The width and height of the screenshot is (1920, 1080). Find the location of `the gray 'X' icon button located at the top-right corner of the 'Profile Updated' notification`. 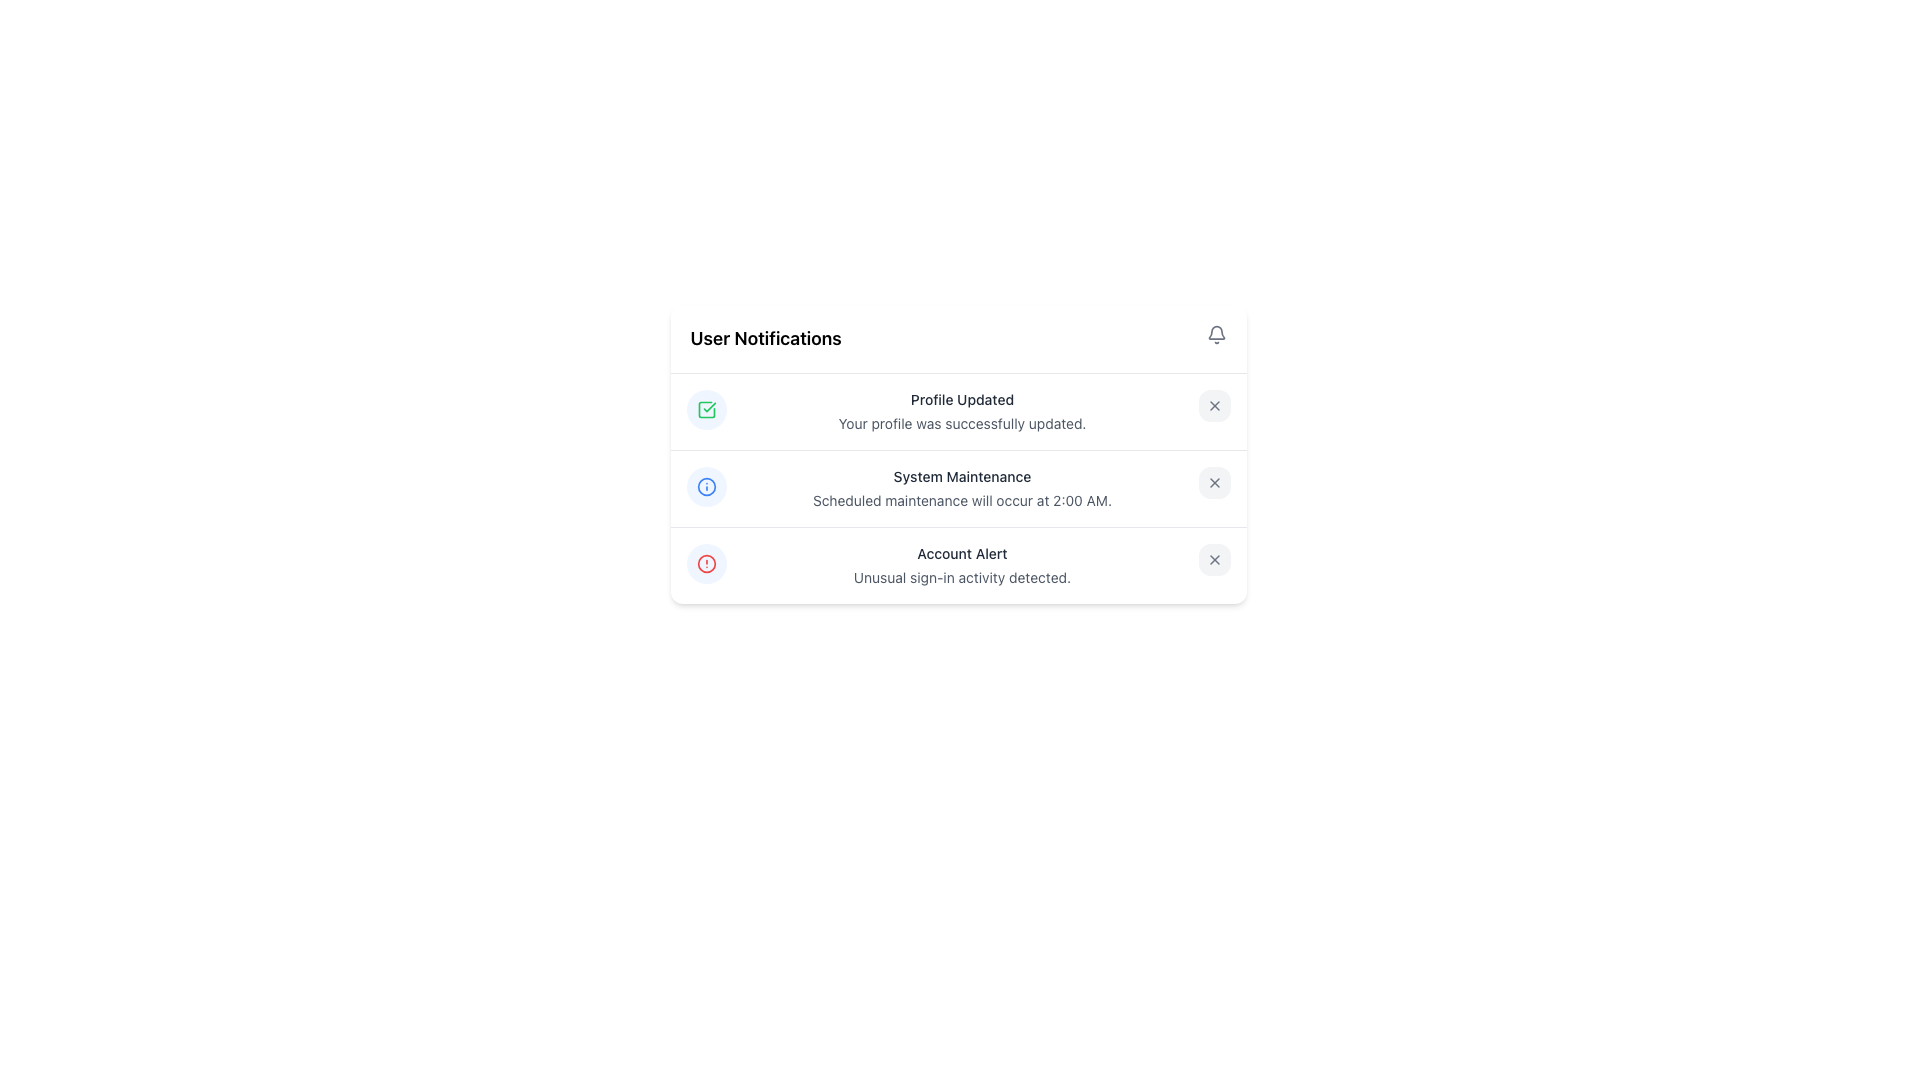

the gray 'X' icon button located at the top-right corner of the 'Profile Updated' notification is located at coordinates (1213, 405).